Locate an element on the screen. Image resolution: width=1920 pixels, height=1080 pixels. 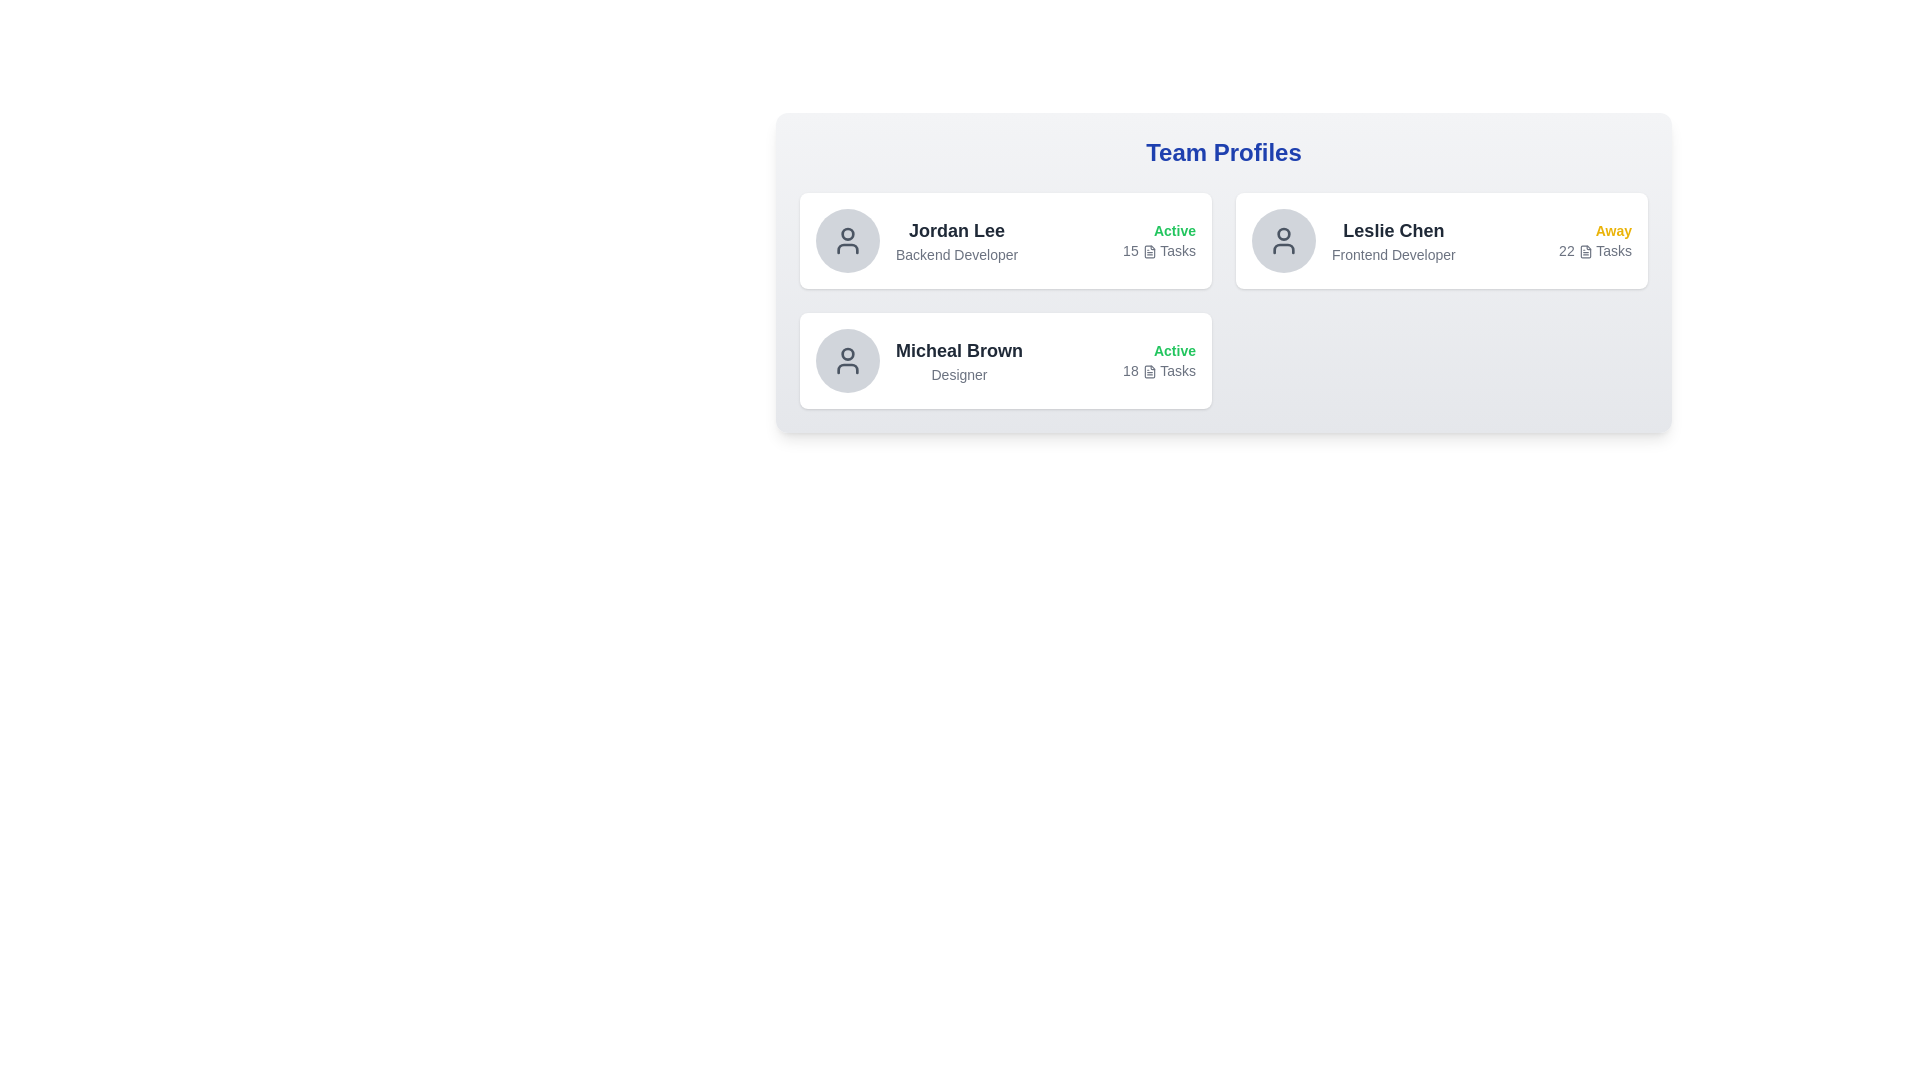
the Text label displaying the team member's name located in the second card of the 'Team Profiles' section, above the 'Frontend Developer' label is located at coordinates (1392, 230).